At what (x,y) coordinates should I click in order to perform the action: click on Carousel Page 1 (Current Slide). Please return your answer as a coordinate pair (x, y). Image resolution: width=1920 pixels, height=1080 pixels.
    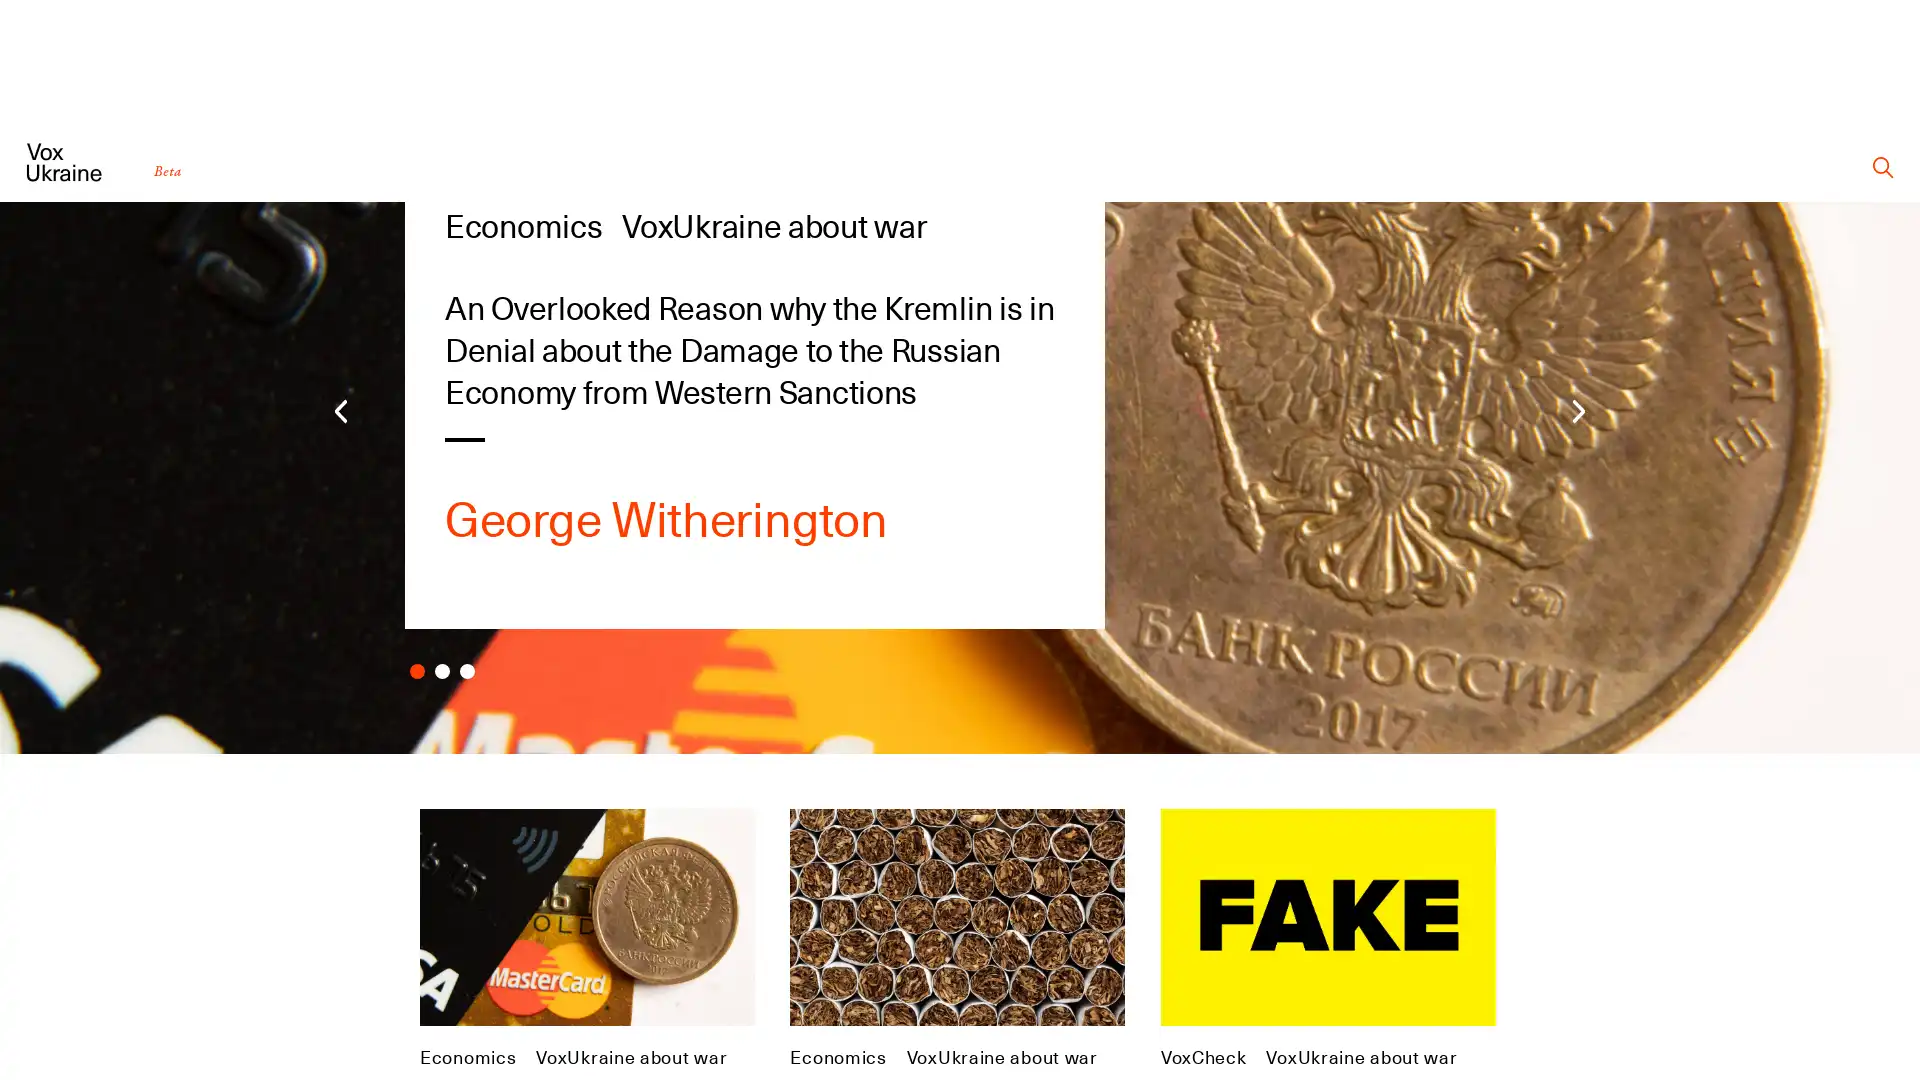
    Looking at the image, I should click on (416, 805).